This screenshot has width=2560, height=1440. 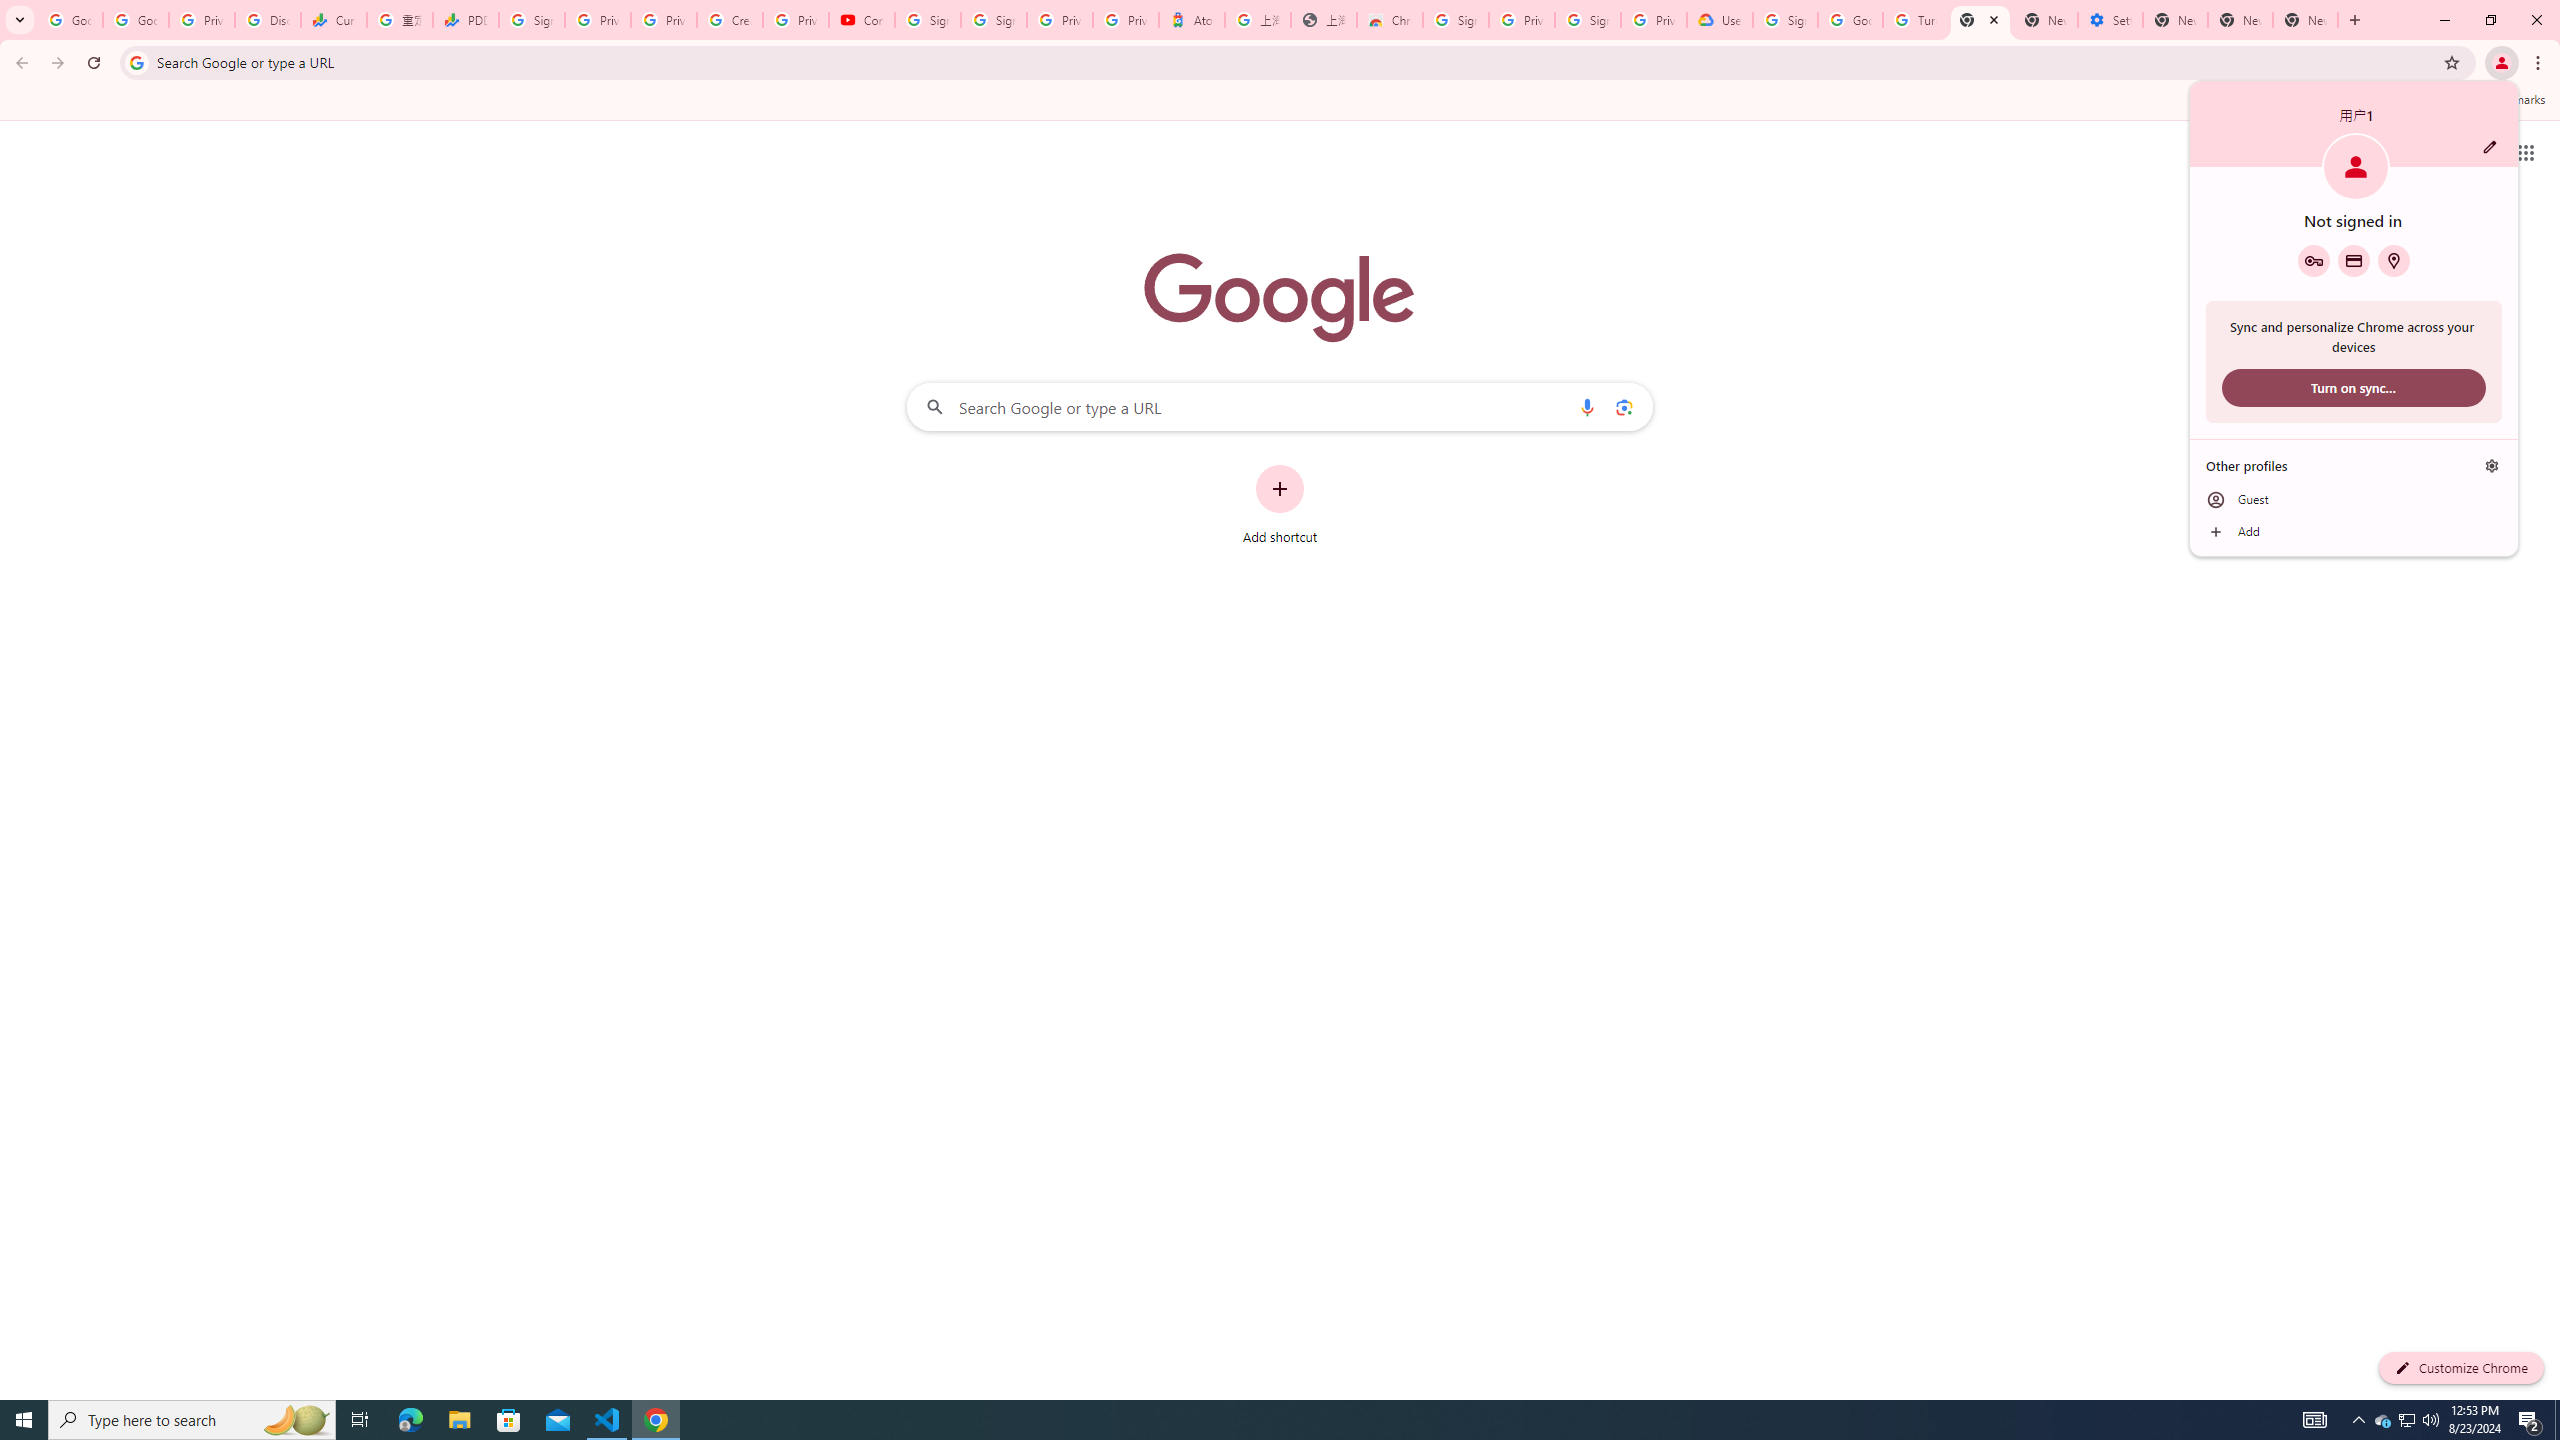 I want to click on 'AutomationID: 4105', so click(x=2315, y=1418).